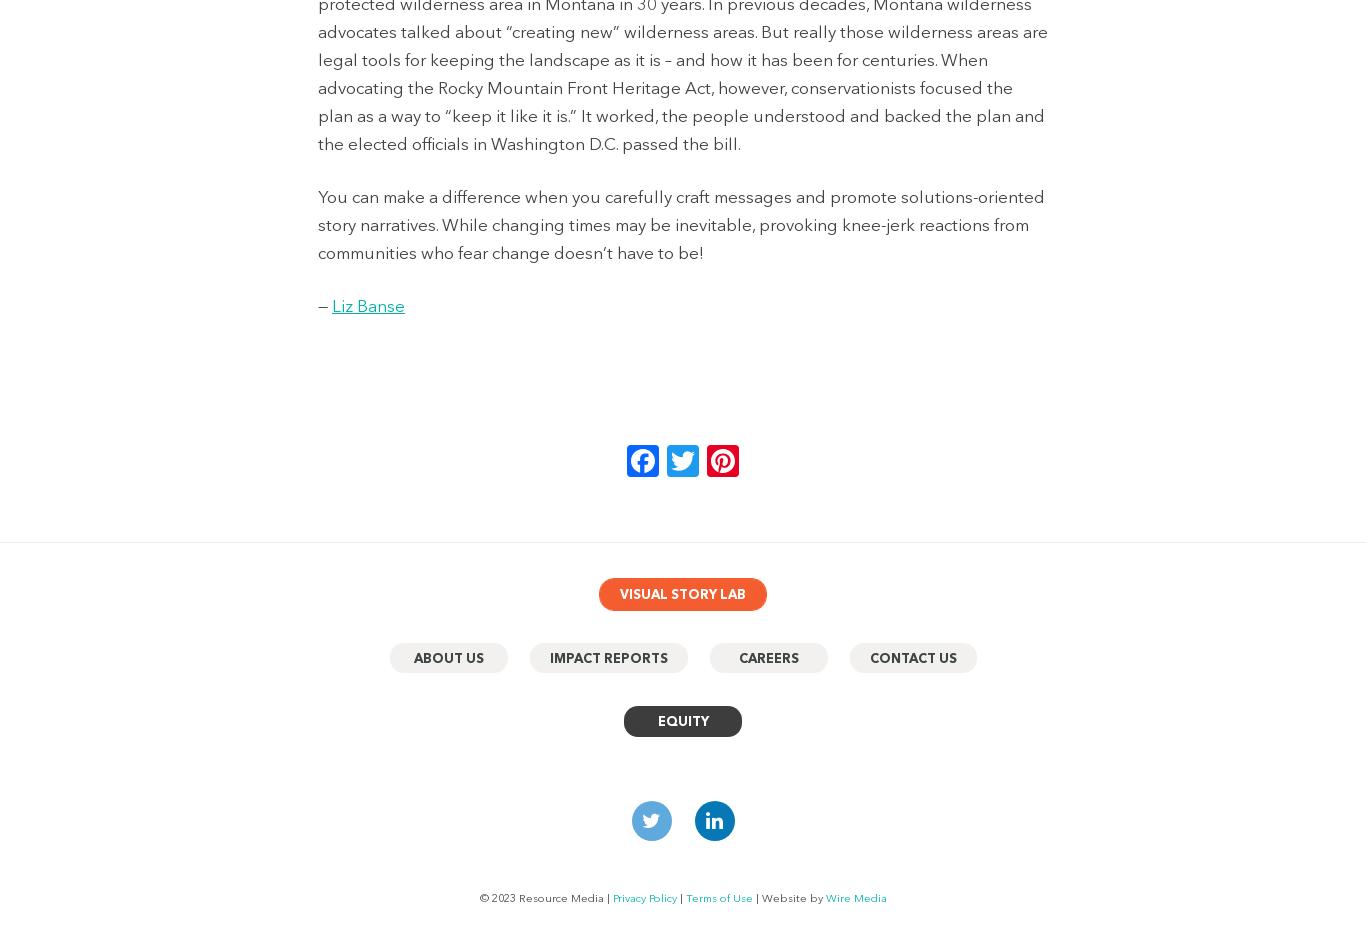  Describe the element at coordinates (732, 460) in the screenshot. I see `'Facebook'` at that location.